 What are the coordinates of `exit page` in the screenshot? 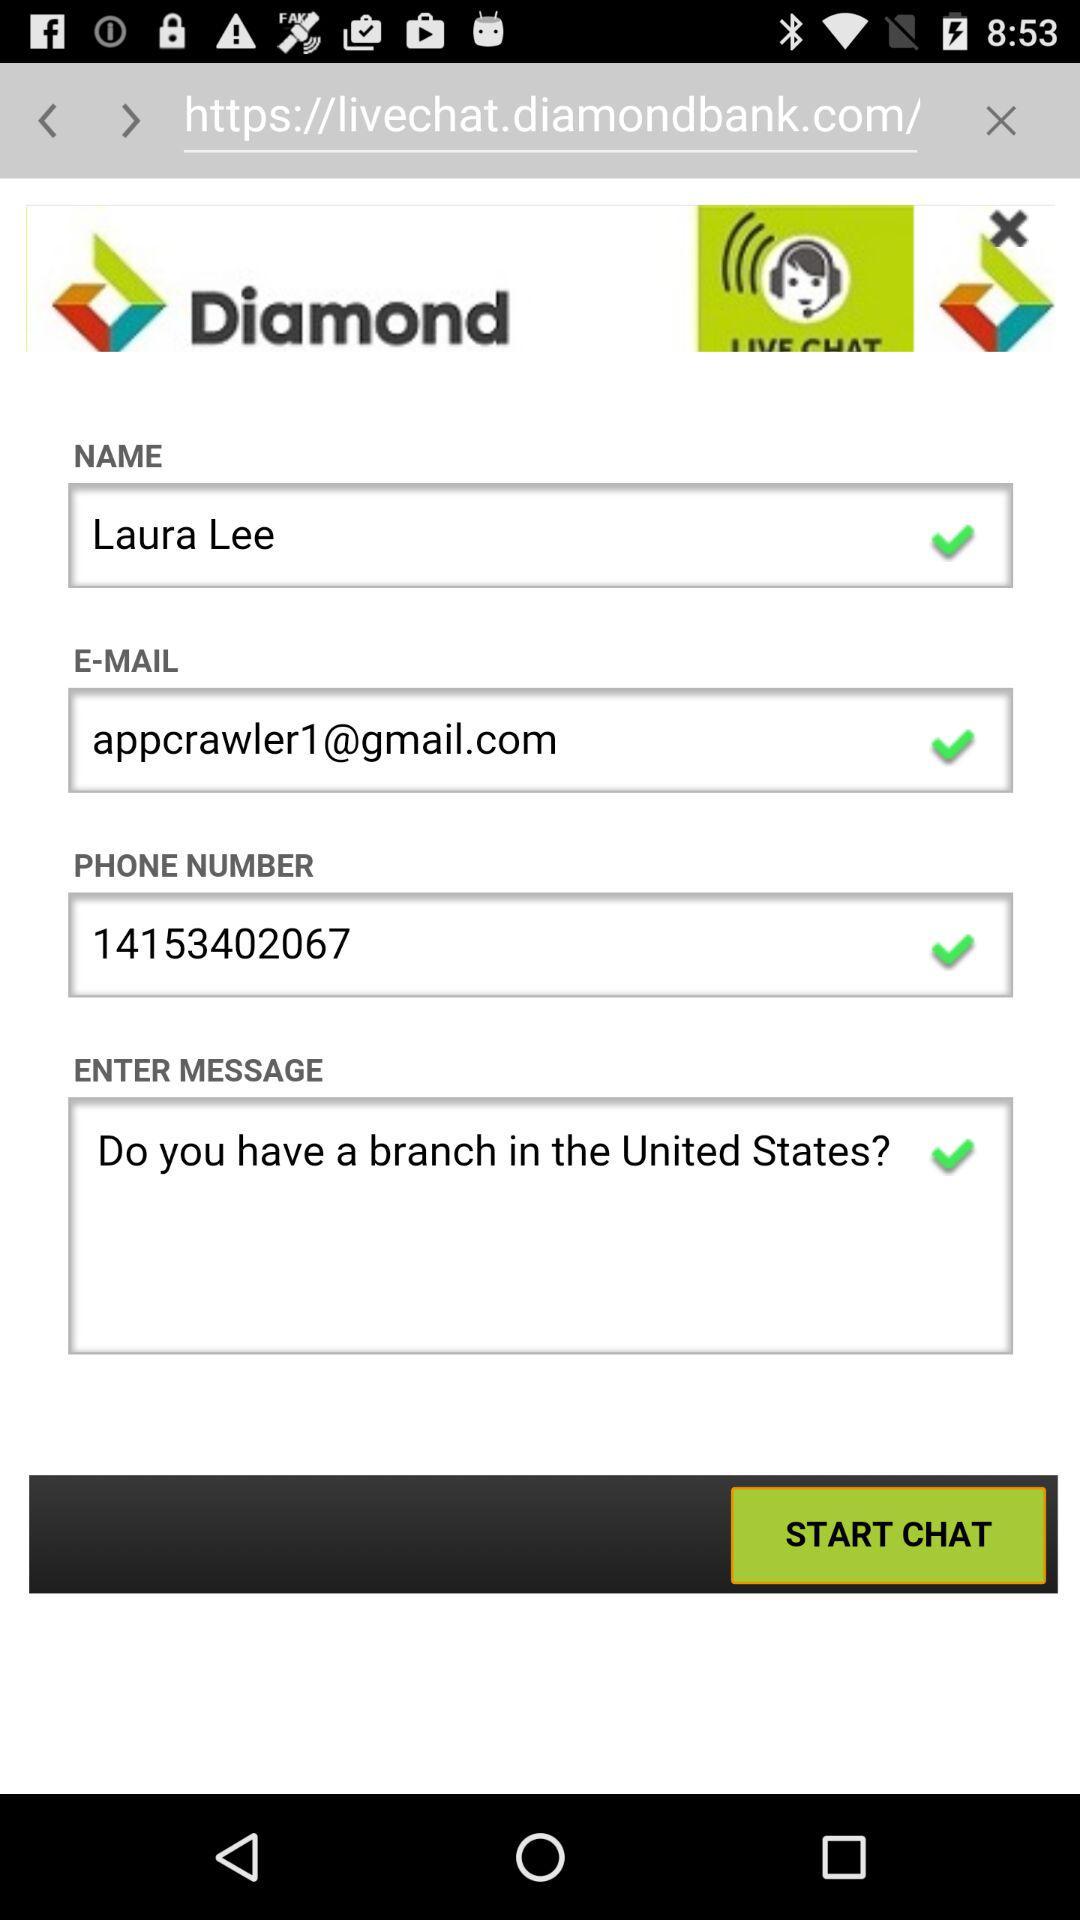 It's located at (1001, 119).